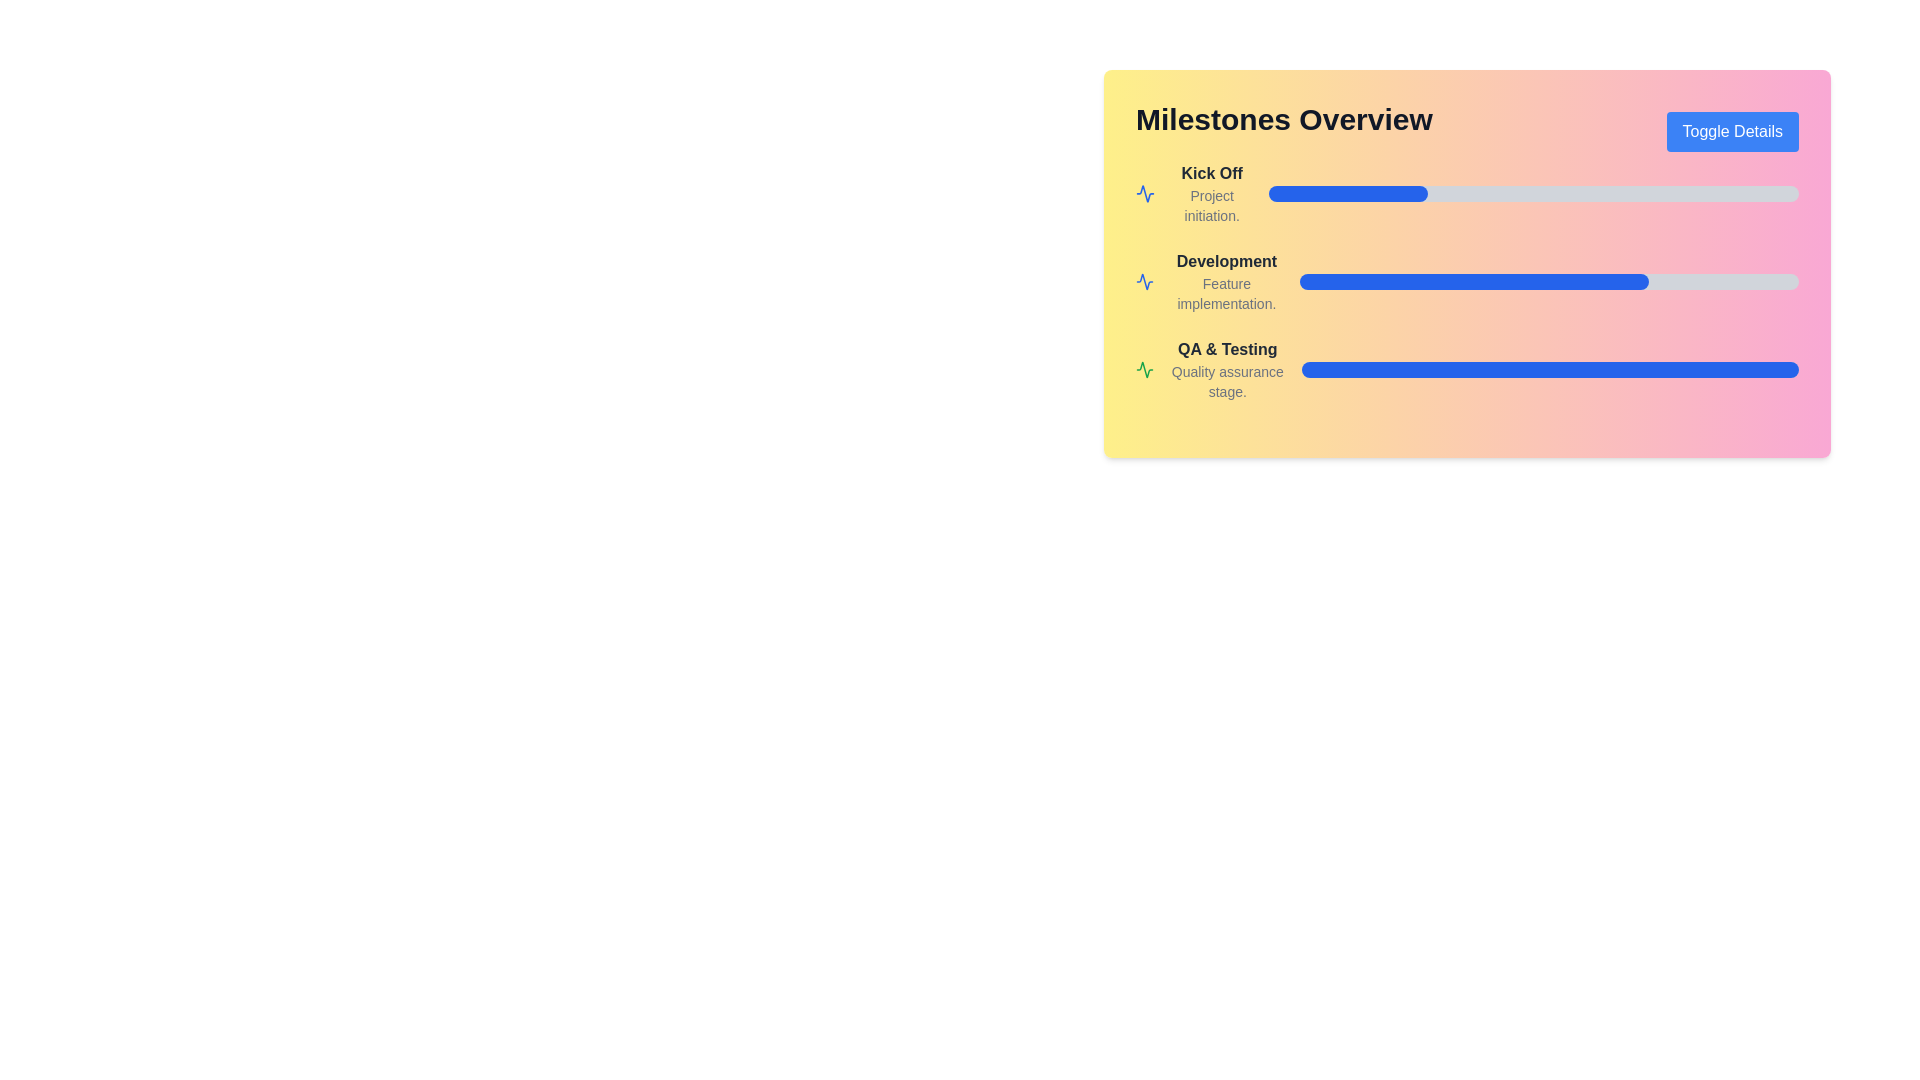  I want to click on the blue rounded progress bar segment, which is the filled portion of the progress bar under the 'Kick Off' label in the 'Milestones Overview' section, so click(1348, 193).